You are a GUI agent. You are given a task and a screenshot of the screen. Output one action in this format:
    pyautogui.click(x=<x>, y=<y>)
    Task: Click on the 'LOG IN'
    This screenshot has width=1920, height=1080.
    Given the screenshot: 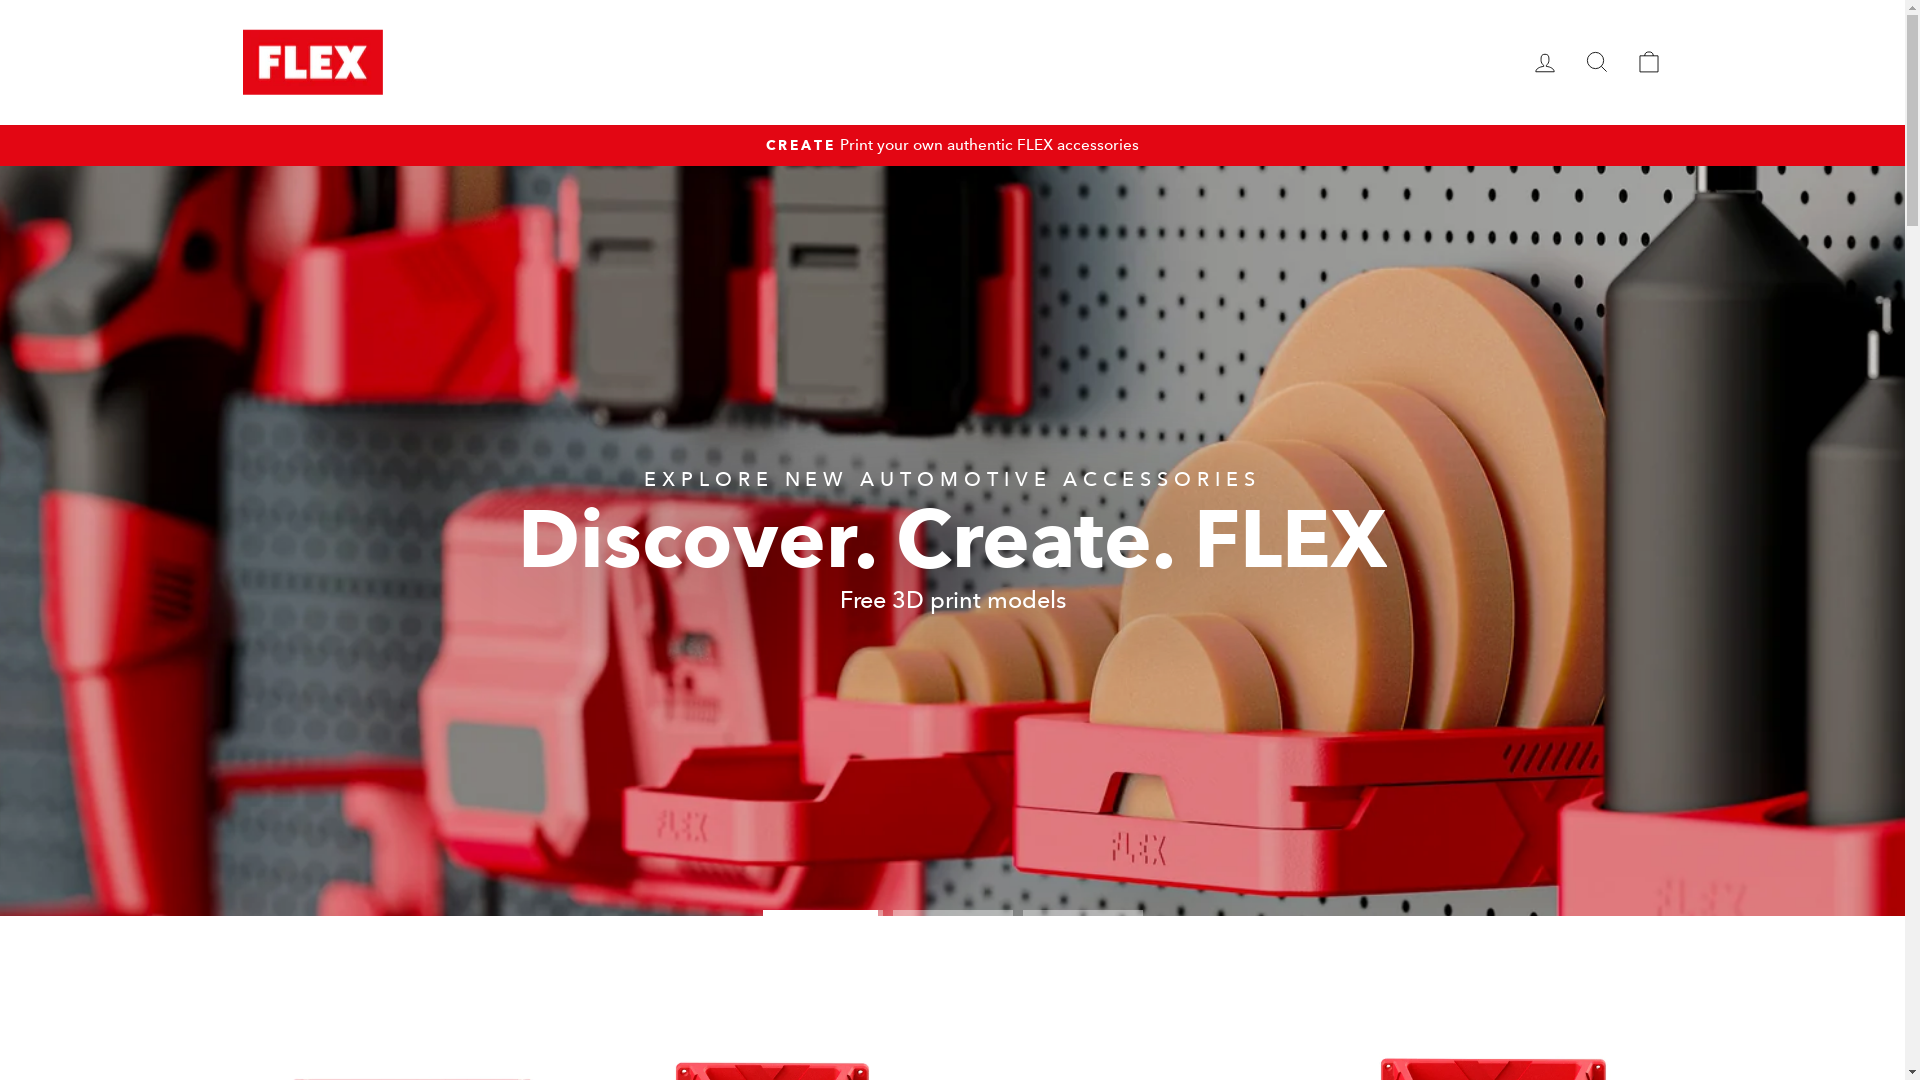 What is the action you would take?
    pyautogui.click(x=1517, y=61)
    